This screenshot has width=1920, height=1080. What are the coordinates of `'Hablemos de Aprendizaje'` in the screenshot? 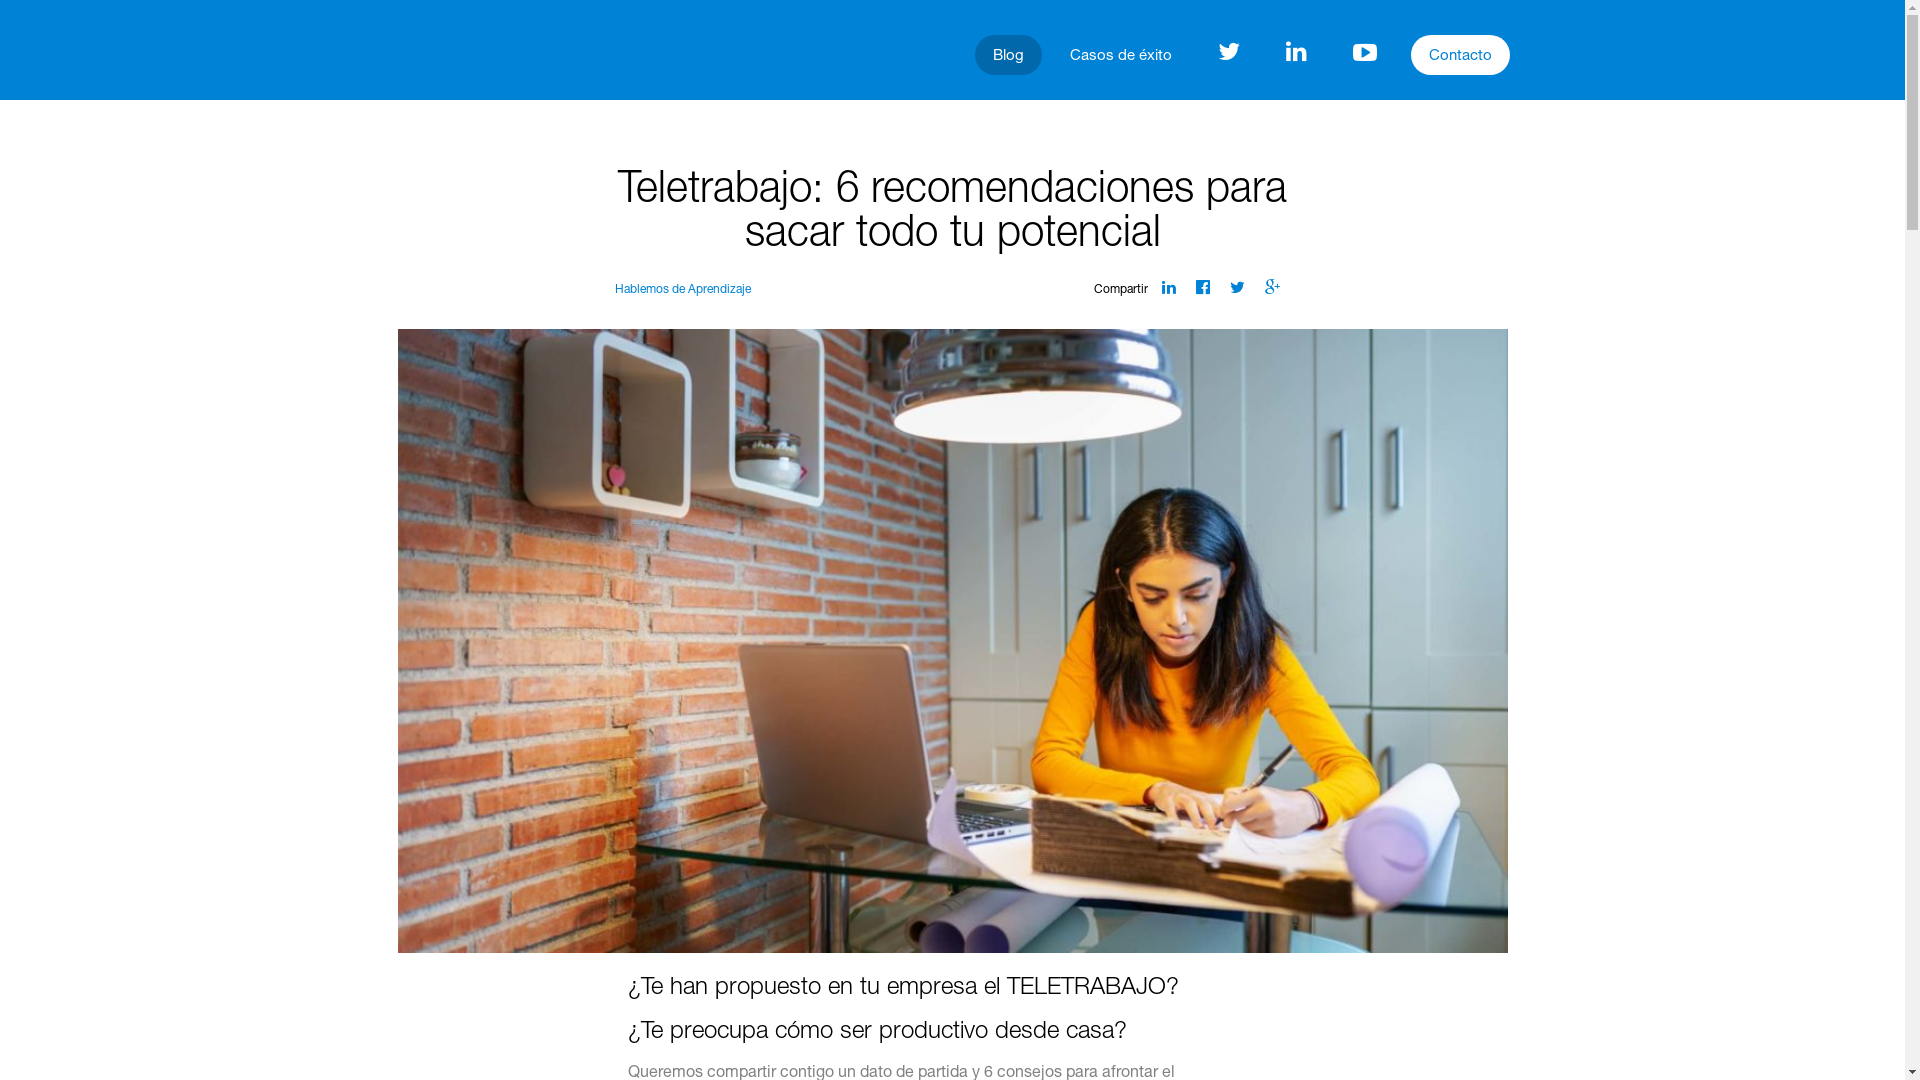 It's located at (613, 289).